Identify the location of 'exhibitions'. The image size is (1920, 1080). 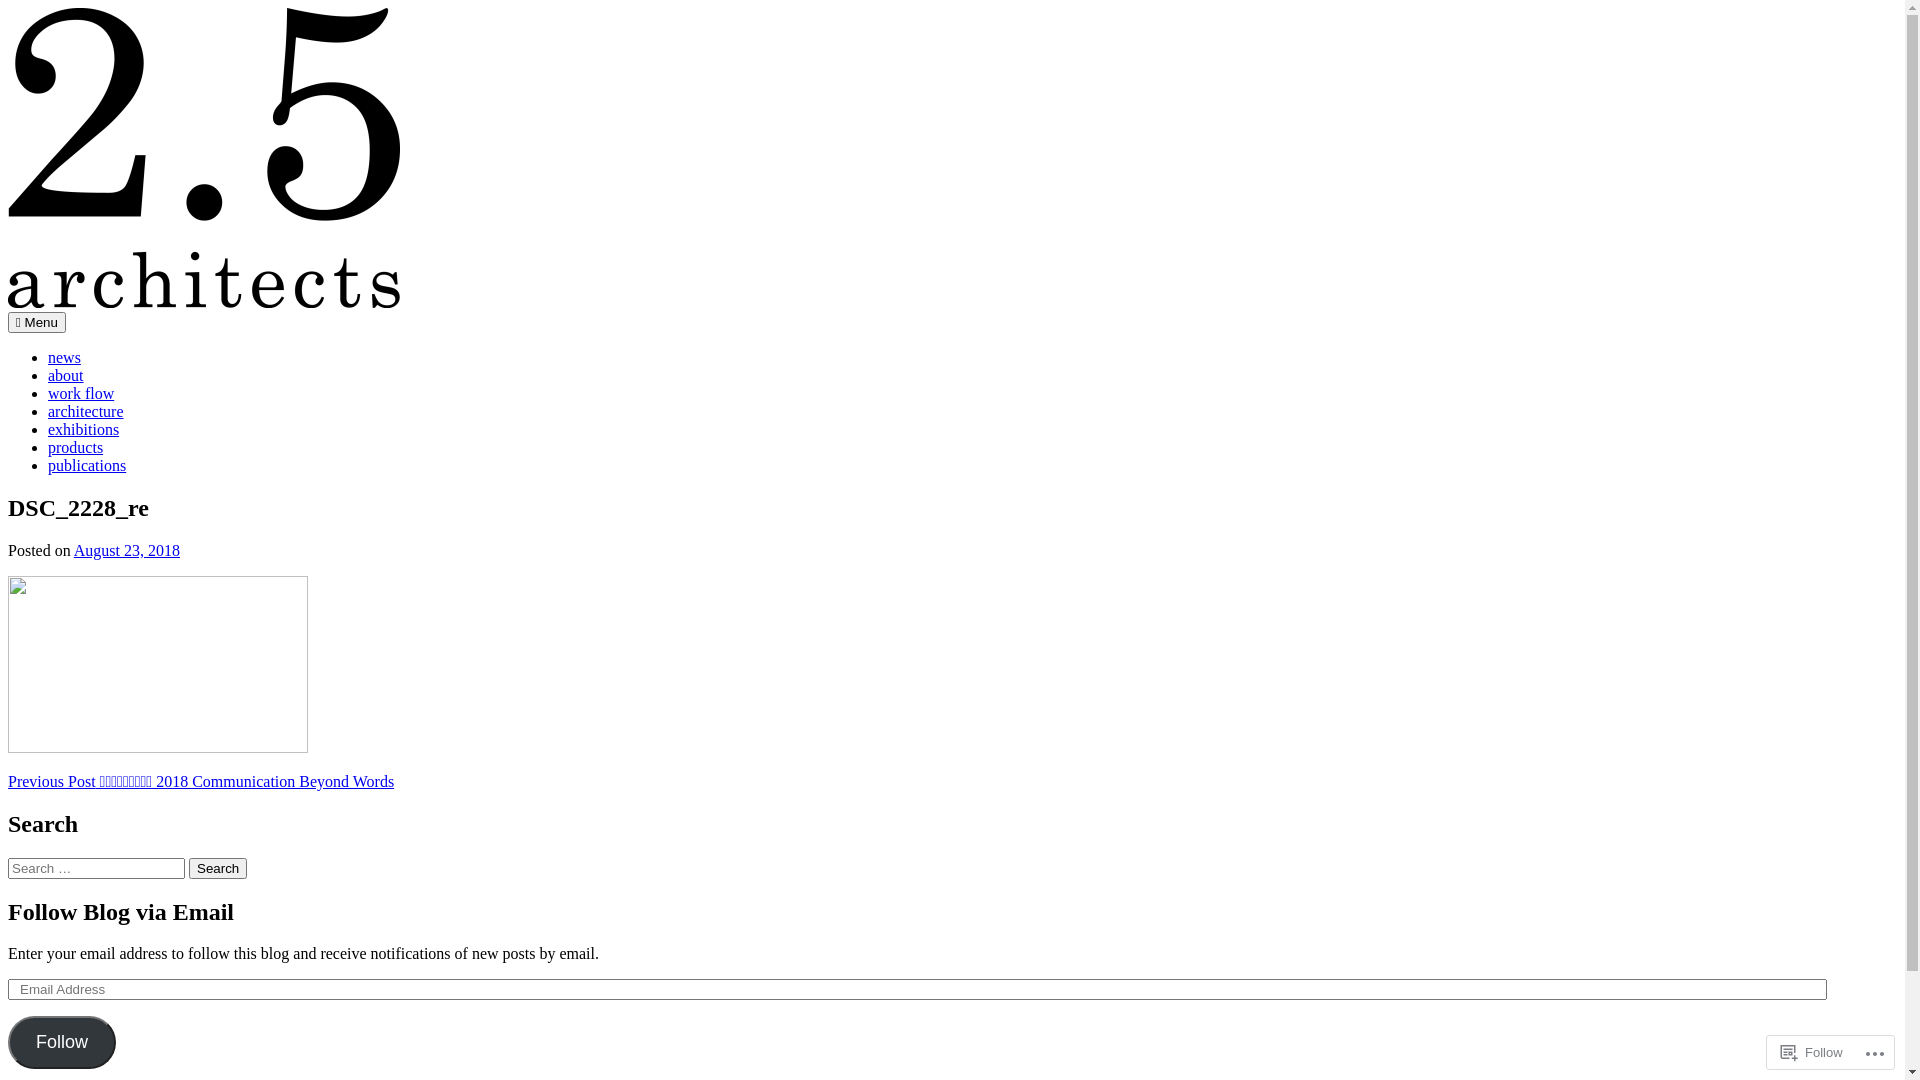
(82, 428).